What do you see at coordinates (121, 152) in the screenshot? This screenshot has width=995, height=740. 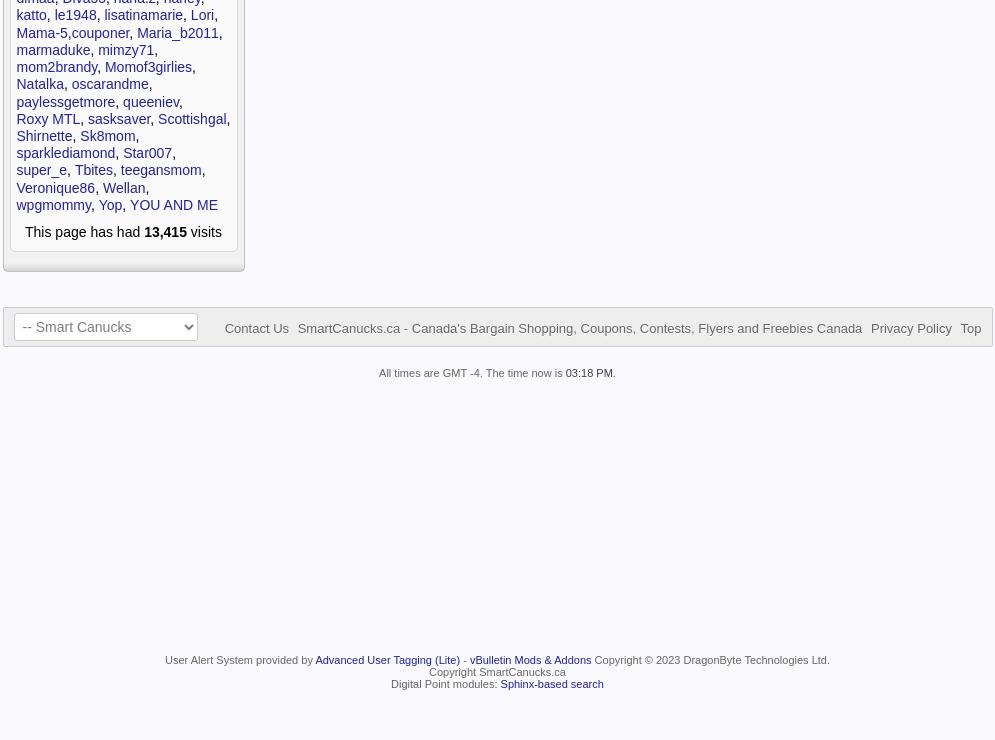 I see `'Star007'` at bounding box center [121, 152].